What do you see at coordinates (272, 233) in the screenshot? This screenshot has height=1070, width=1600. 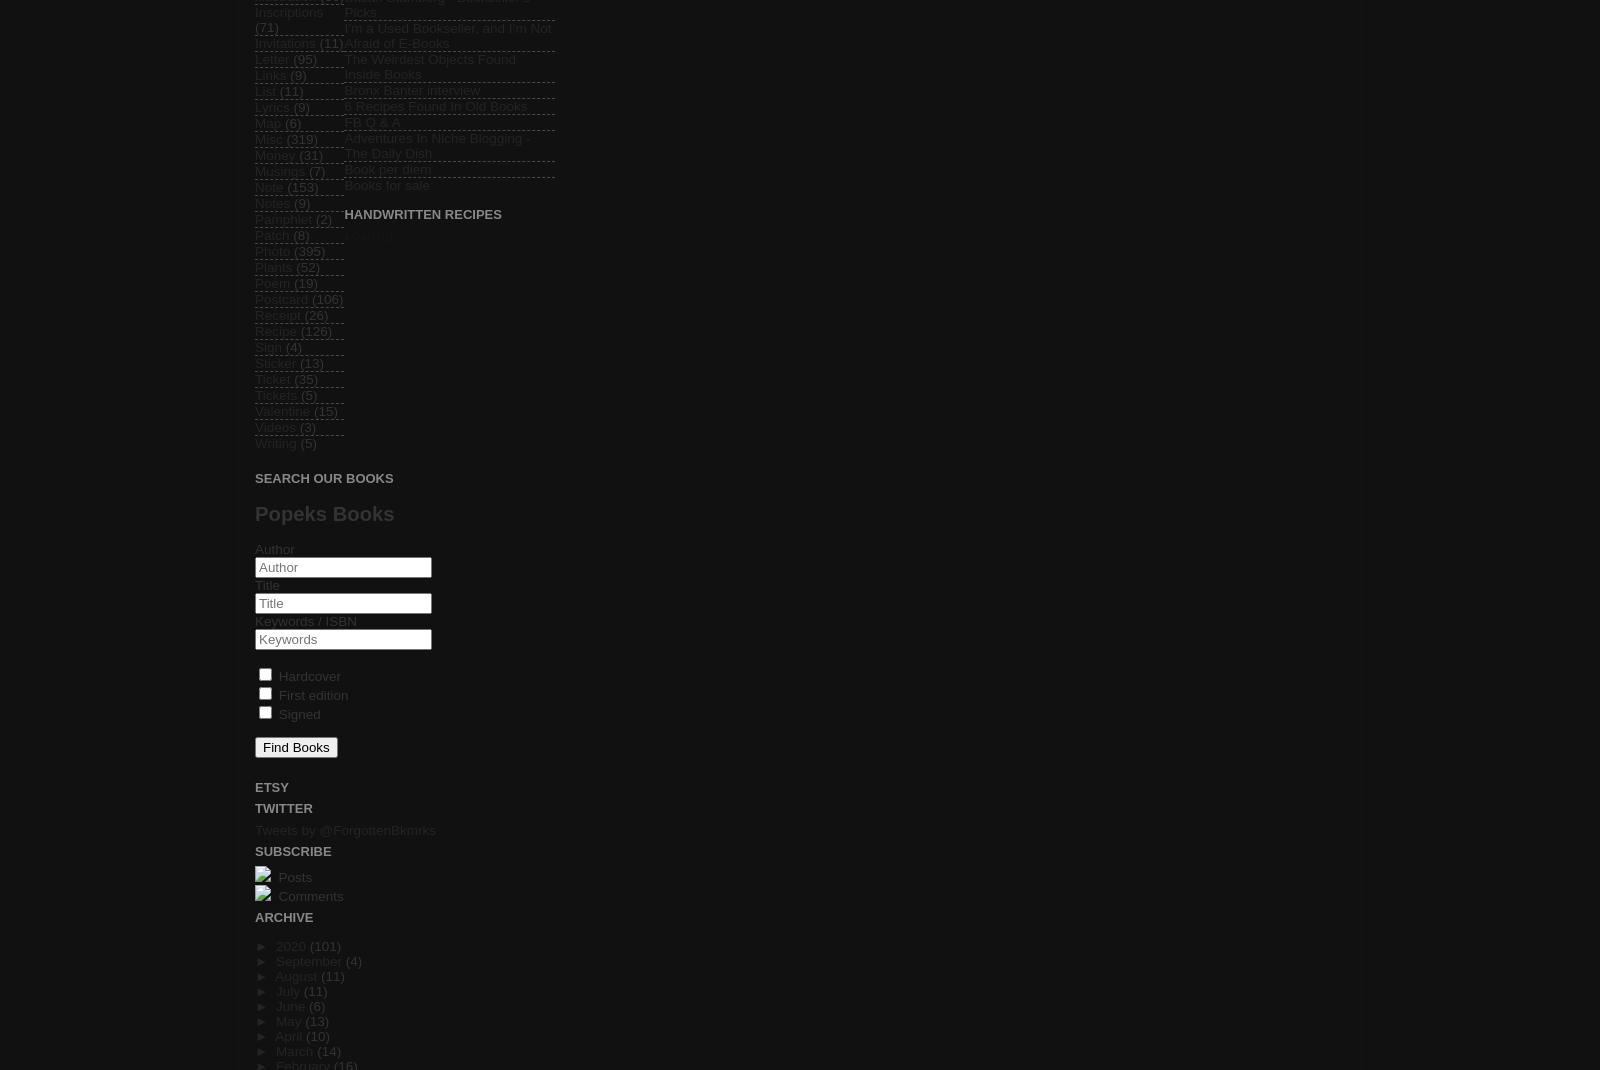 I see `'Patch'` at bounding box center [272, 233].